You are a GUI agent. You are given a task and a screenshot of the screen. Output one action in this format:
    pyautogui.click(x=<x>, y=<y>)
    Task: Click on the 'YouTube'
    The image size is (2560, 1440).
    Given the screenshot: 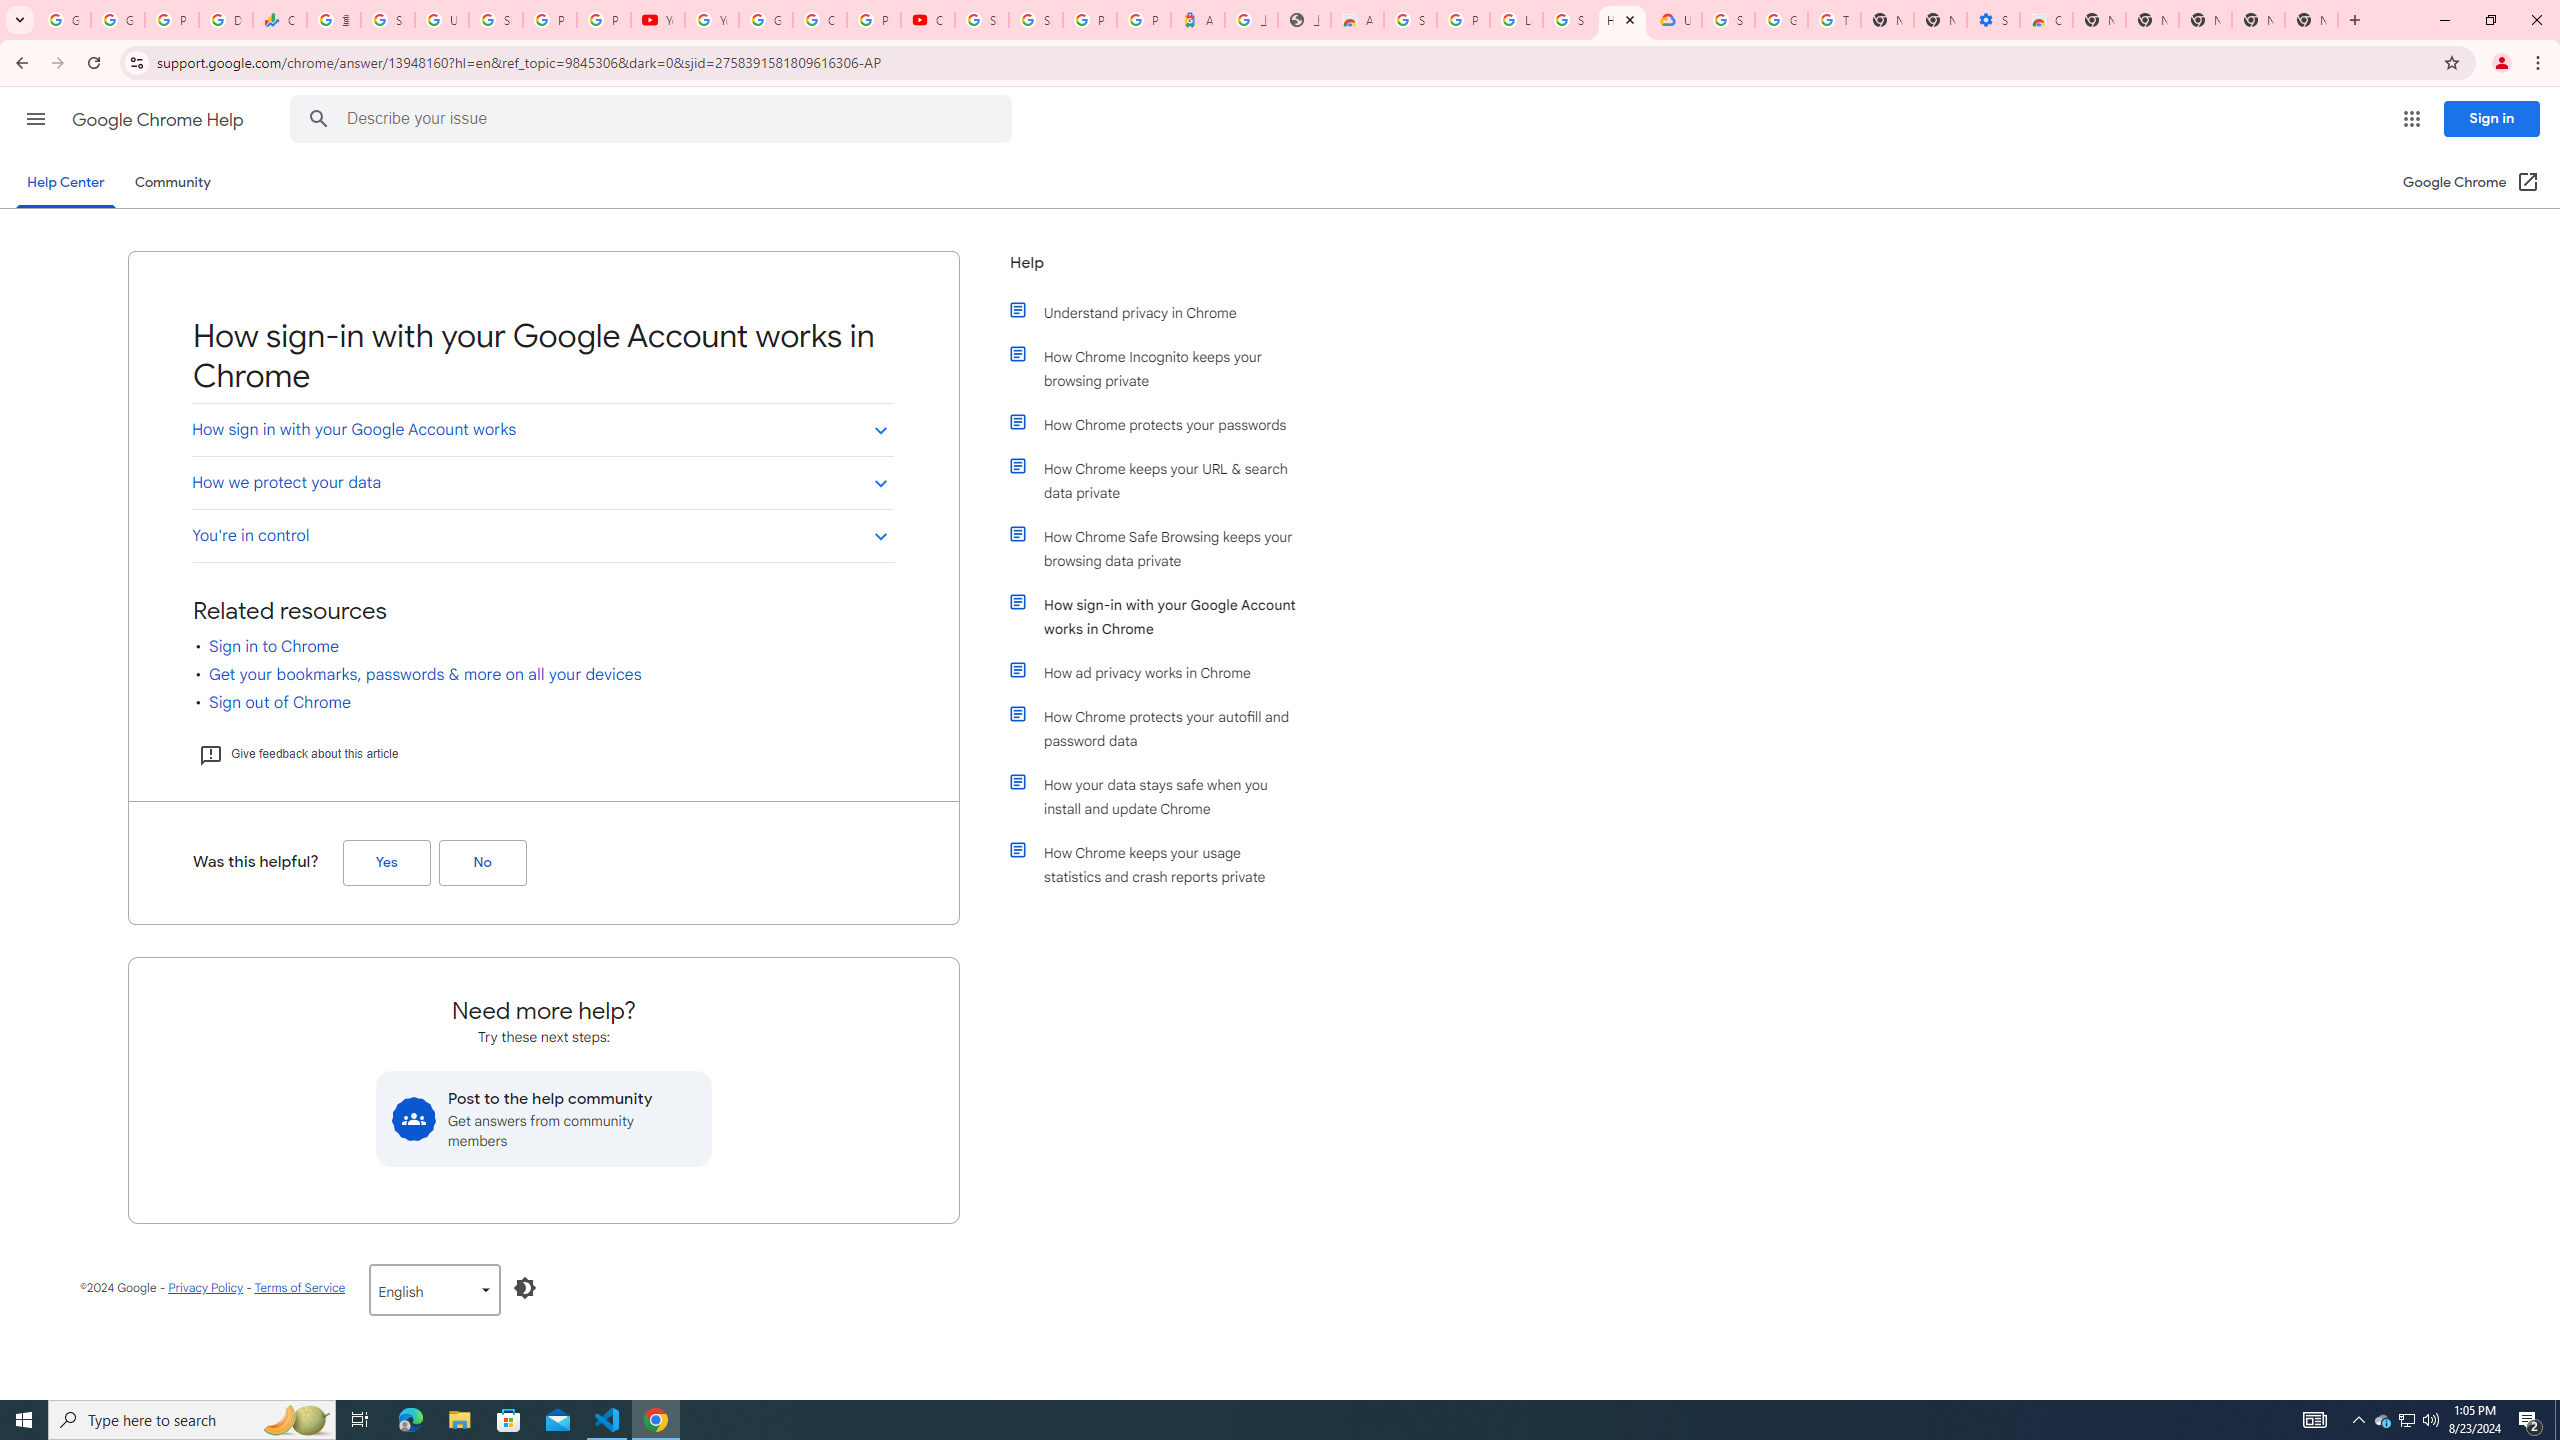 What is the action you would take?
    pyautogui.click(x=656, y=19)
    